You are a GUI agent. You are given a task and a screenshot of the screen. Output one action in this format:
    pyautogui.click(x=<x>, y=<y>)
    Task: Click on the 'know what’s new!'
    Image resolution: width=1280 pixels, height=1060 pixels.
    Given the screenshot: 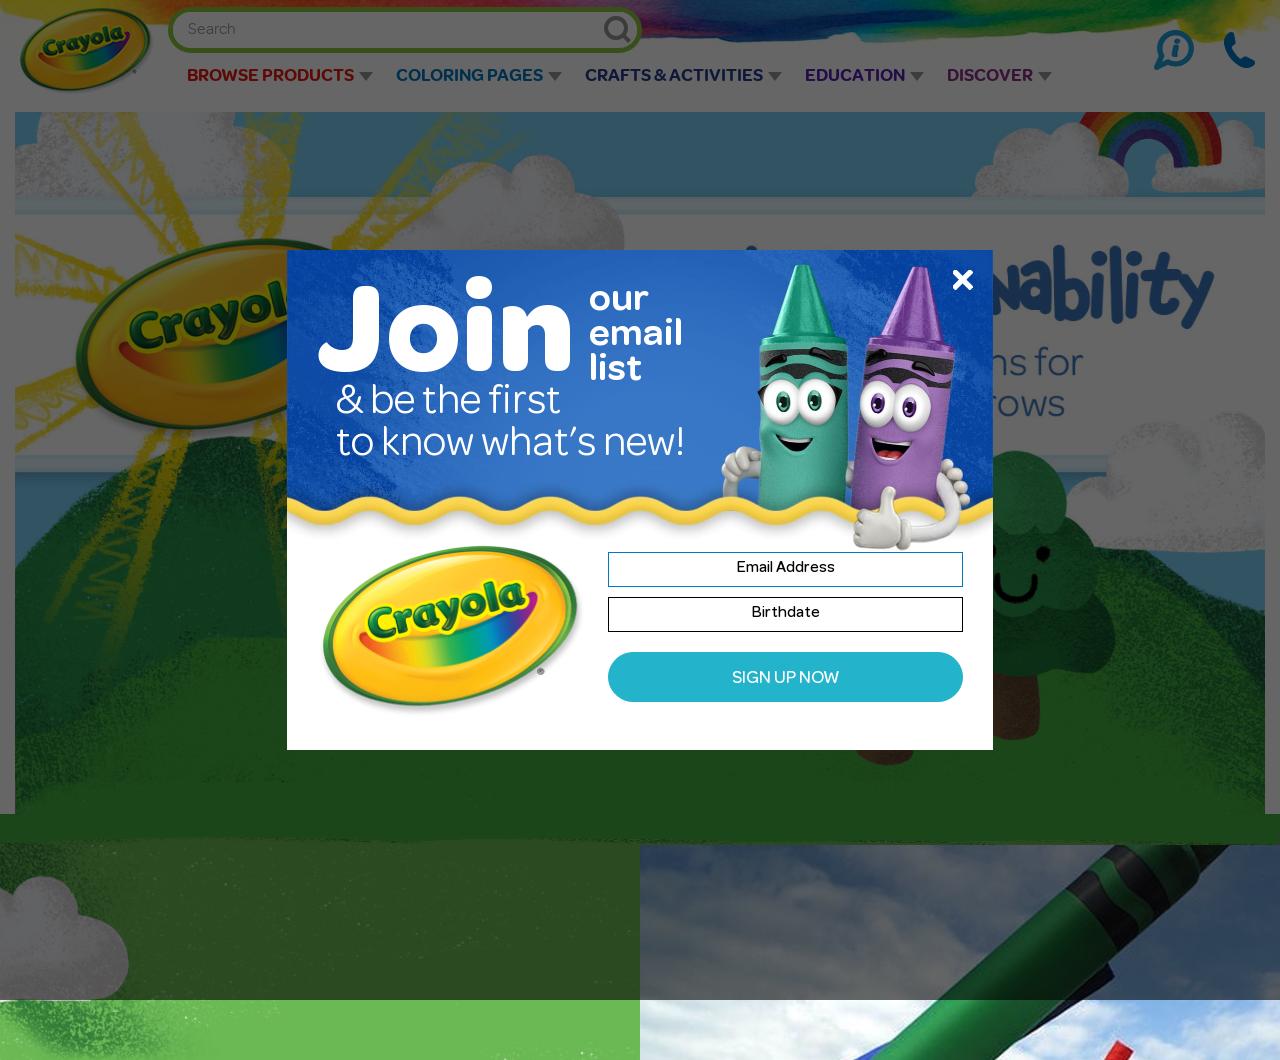 What is the action you would take?
    pyautogui.click(x=532, y=446)
    